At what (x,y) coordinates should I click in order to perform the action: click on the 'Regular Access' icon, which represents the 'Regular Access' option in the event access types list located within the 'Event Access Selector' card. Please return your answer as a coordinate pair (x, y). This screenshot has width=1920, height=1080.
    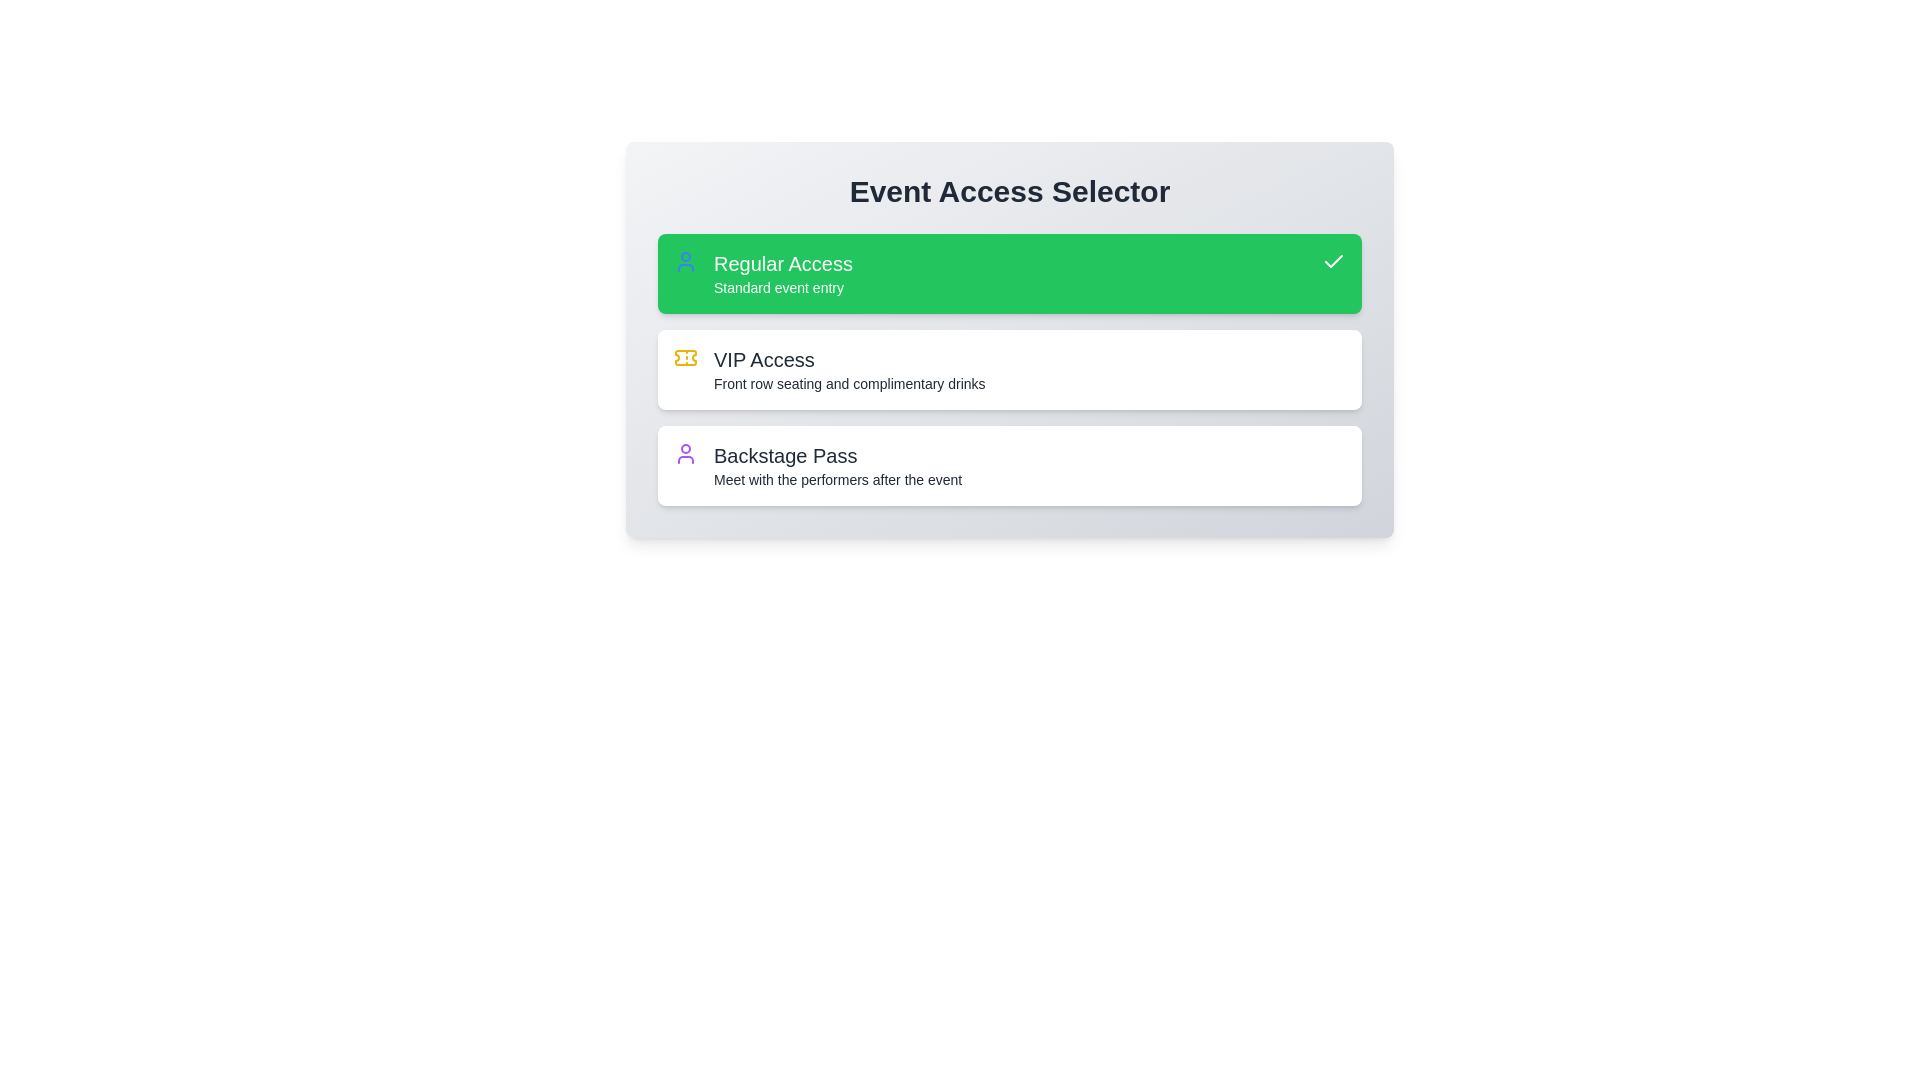
    Looking at the image, I should click on (686, 273).